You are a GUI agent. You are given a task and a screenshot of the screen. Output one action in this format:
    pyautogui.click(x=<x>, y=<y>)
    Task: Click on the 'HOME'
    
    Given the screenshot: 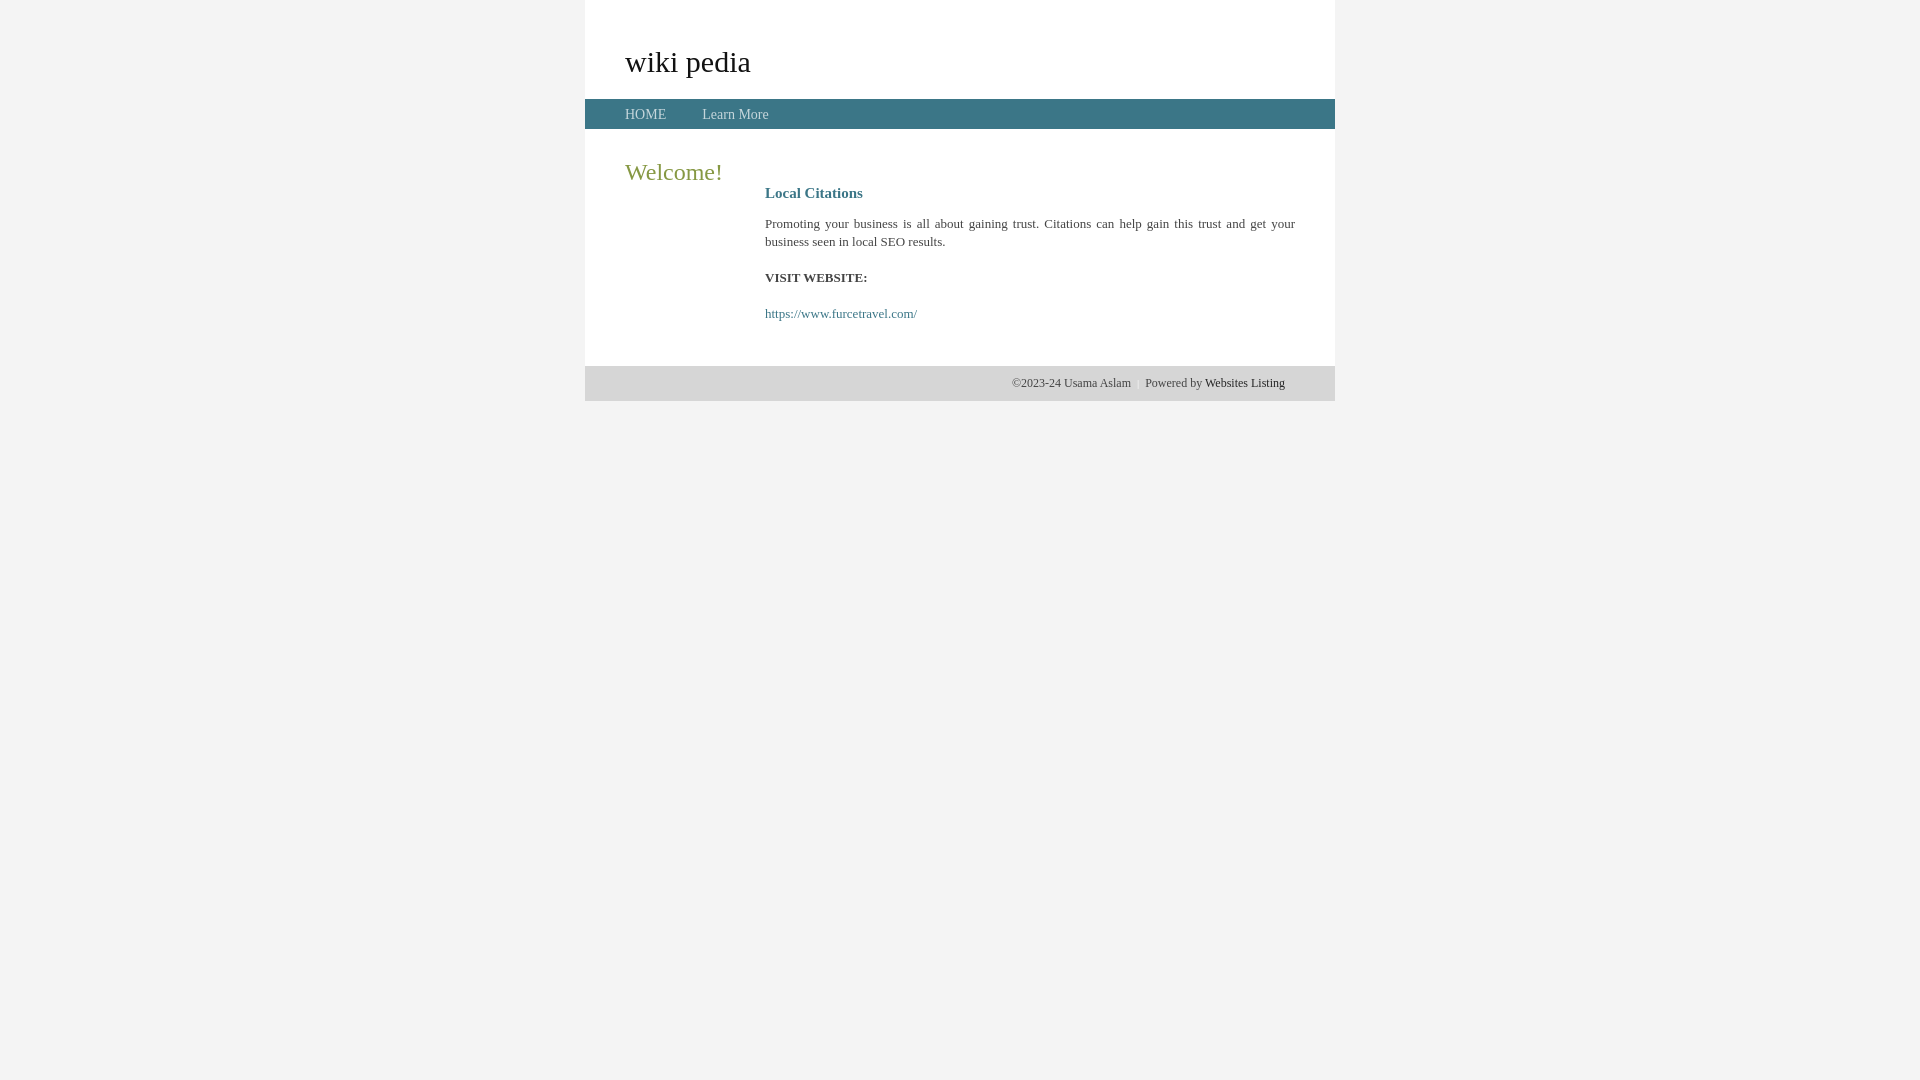 What is the action you would take?
    pyautogui.click(x=623, y=114)
    